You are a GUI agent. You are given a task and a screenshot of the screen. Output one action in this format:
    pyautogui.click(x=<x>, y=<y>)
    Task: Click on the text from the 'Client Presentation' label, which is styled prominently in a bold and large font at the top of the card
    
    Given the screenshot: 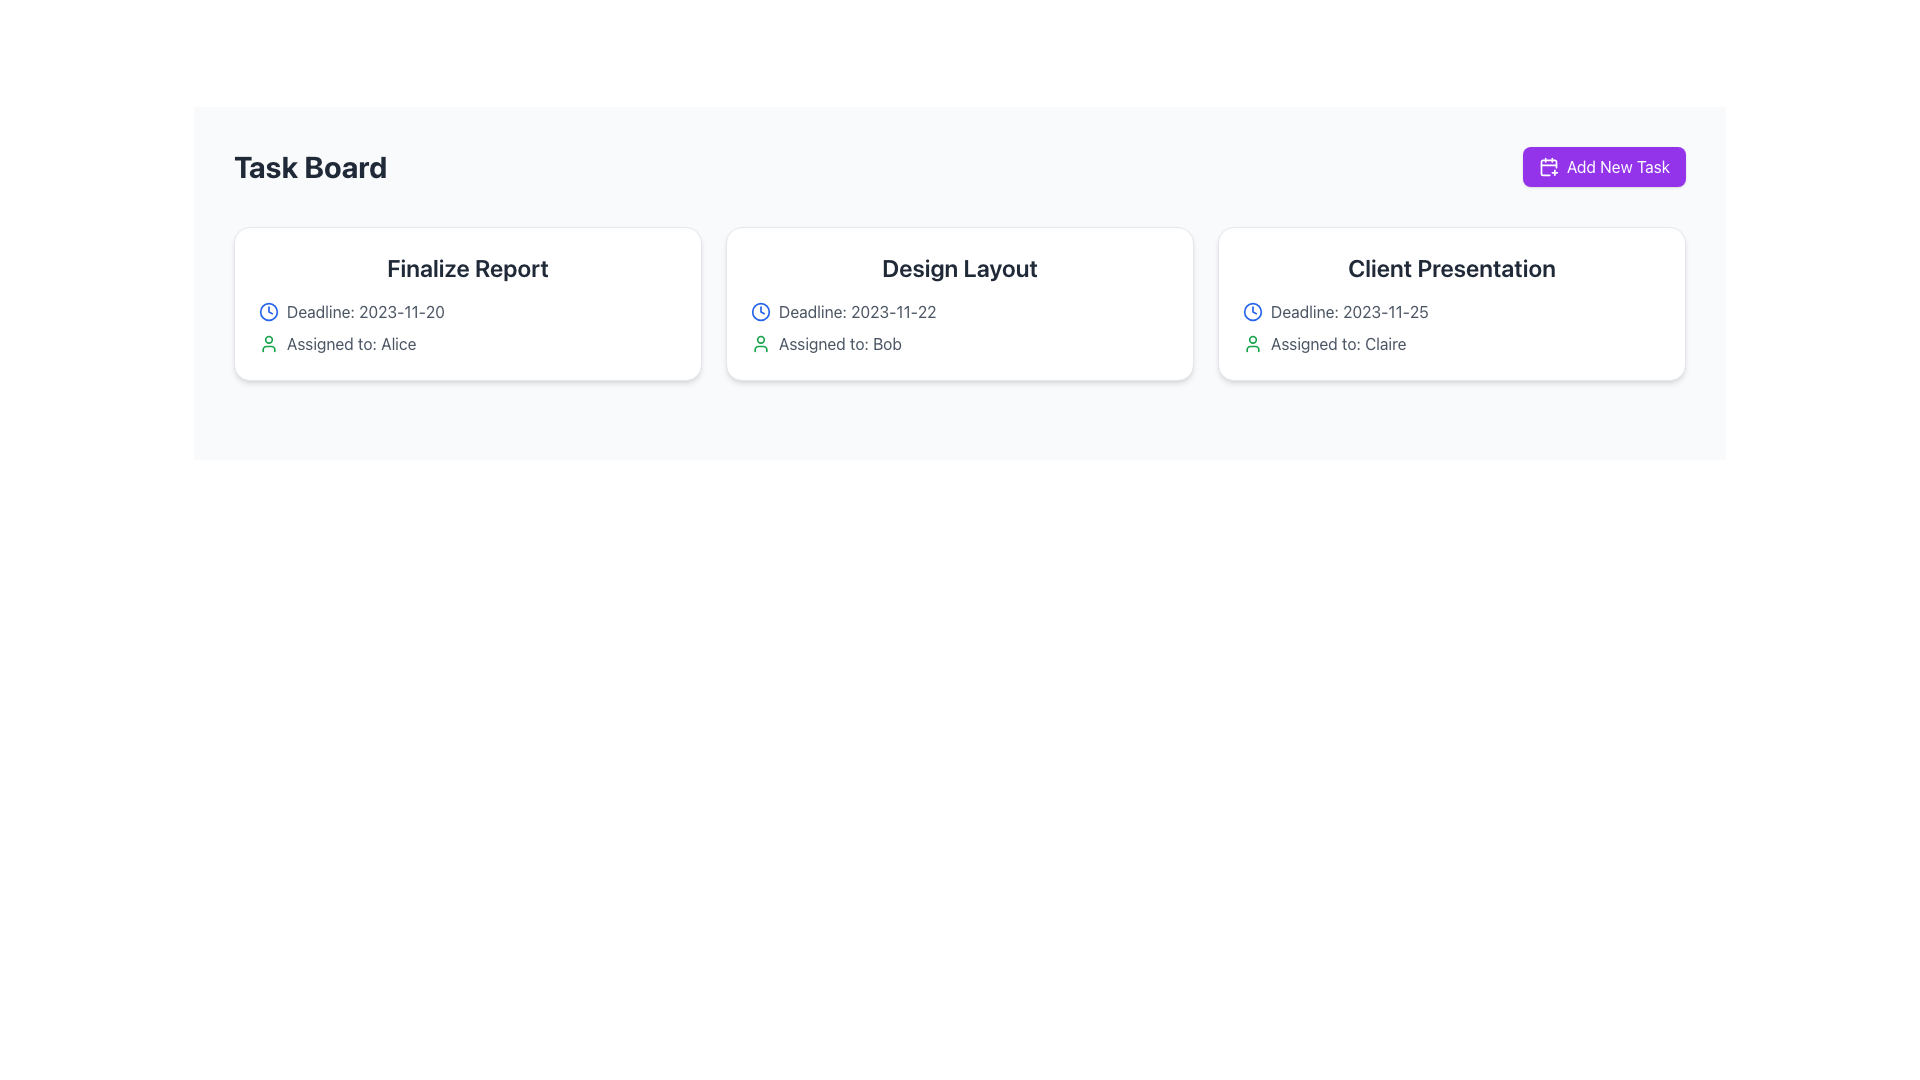 What is the action you would take?
    pyautogui.click(x=1451, y=266)
    